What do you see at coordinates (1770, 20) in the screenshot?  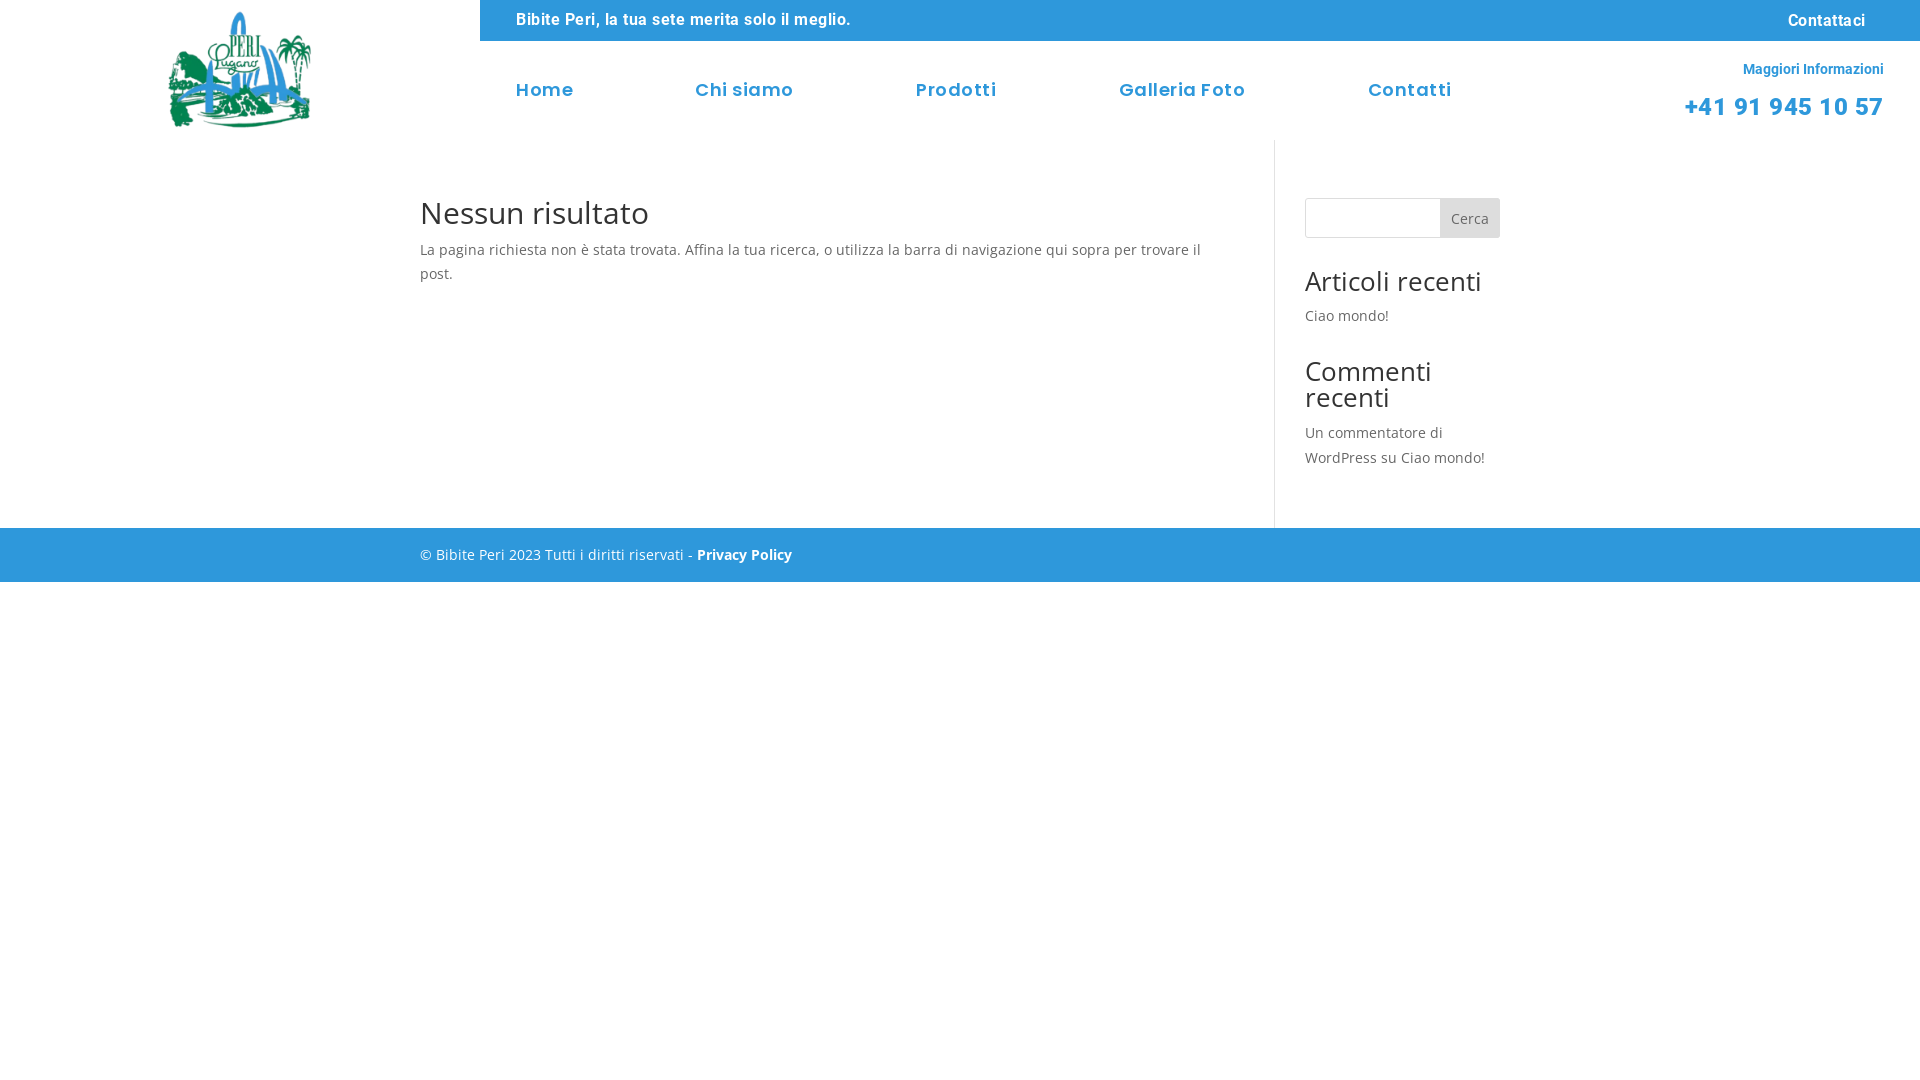 I see `'Contattaci'` at bounding box center [1770, 20].